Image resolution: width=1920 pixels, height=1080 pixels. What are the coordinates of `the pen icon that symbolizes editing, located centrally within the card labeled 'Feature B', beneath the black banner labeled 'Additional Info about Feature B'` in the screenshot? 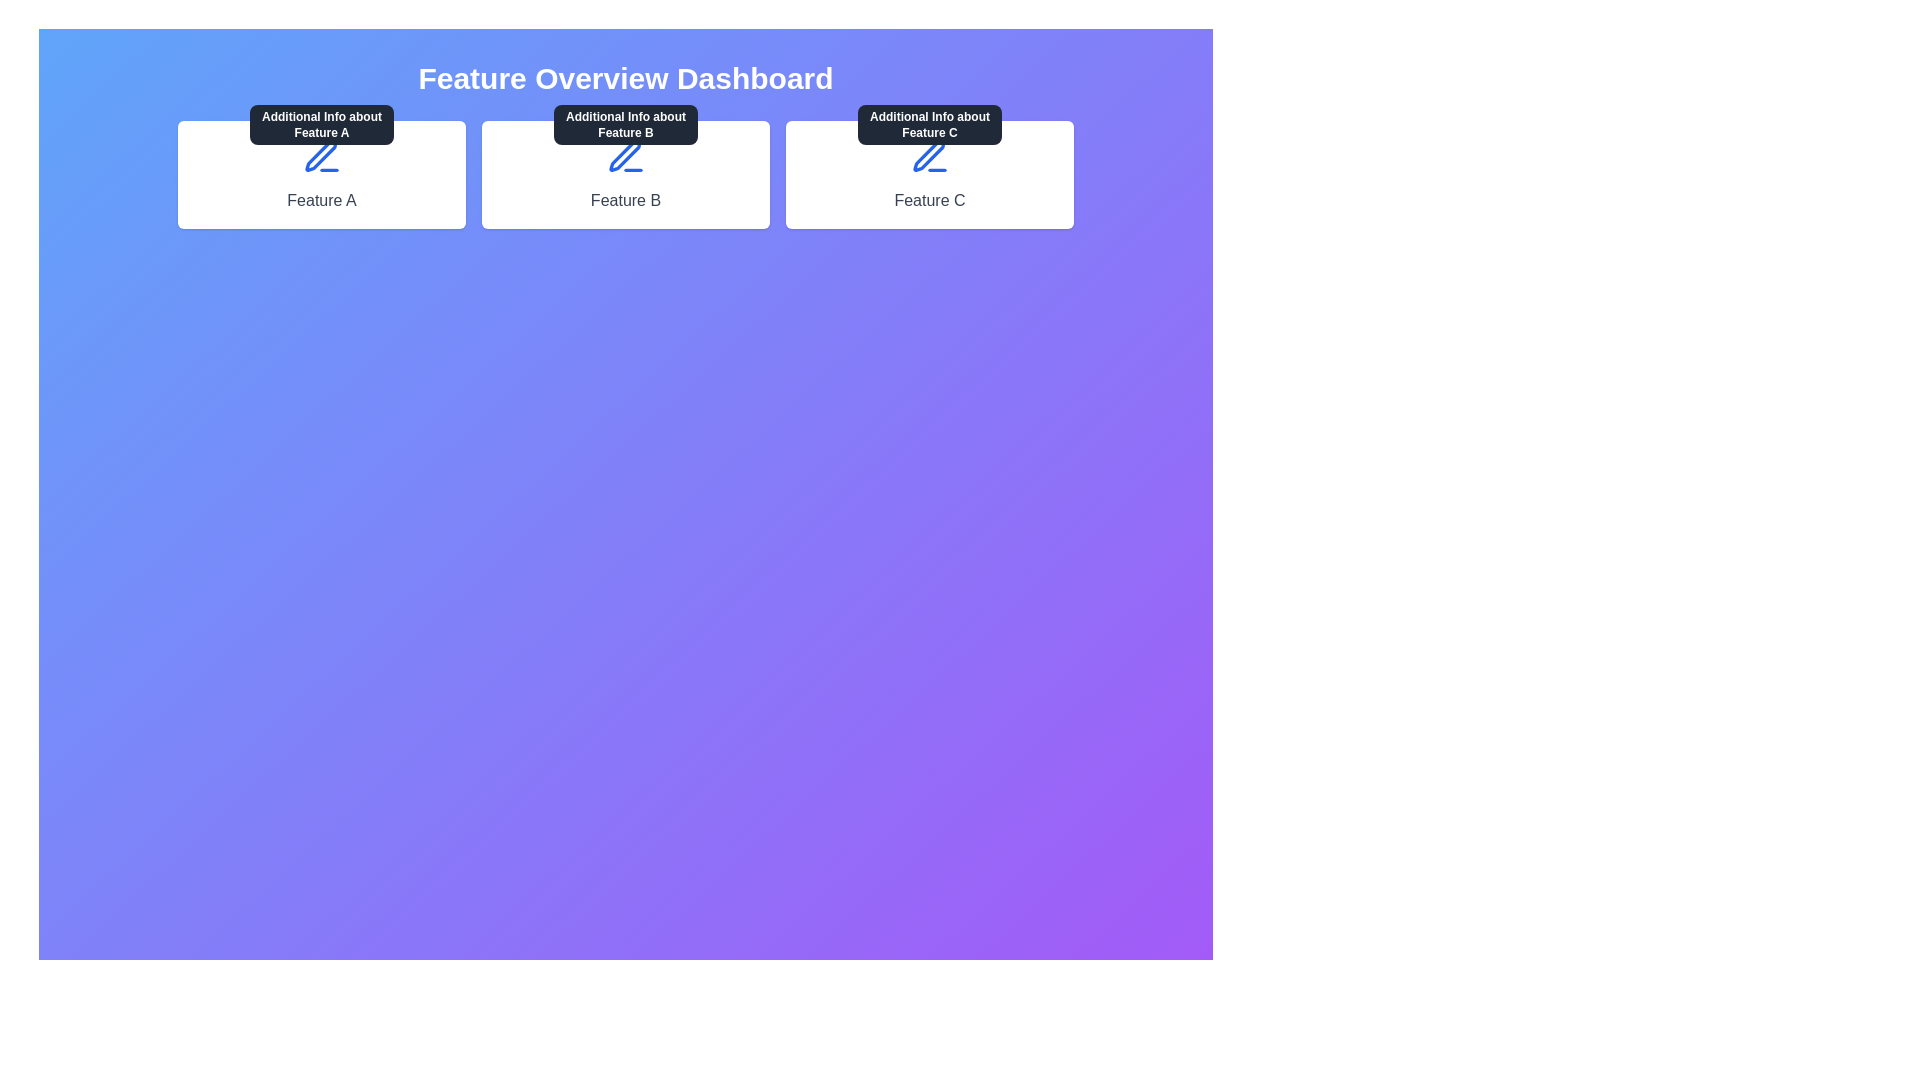 It's located at (624, 156).